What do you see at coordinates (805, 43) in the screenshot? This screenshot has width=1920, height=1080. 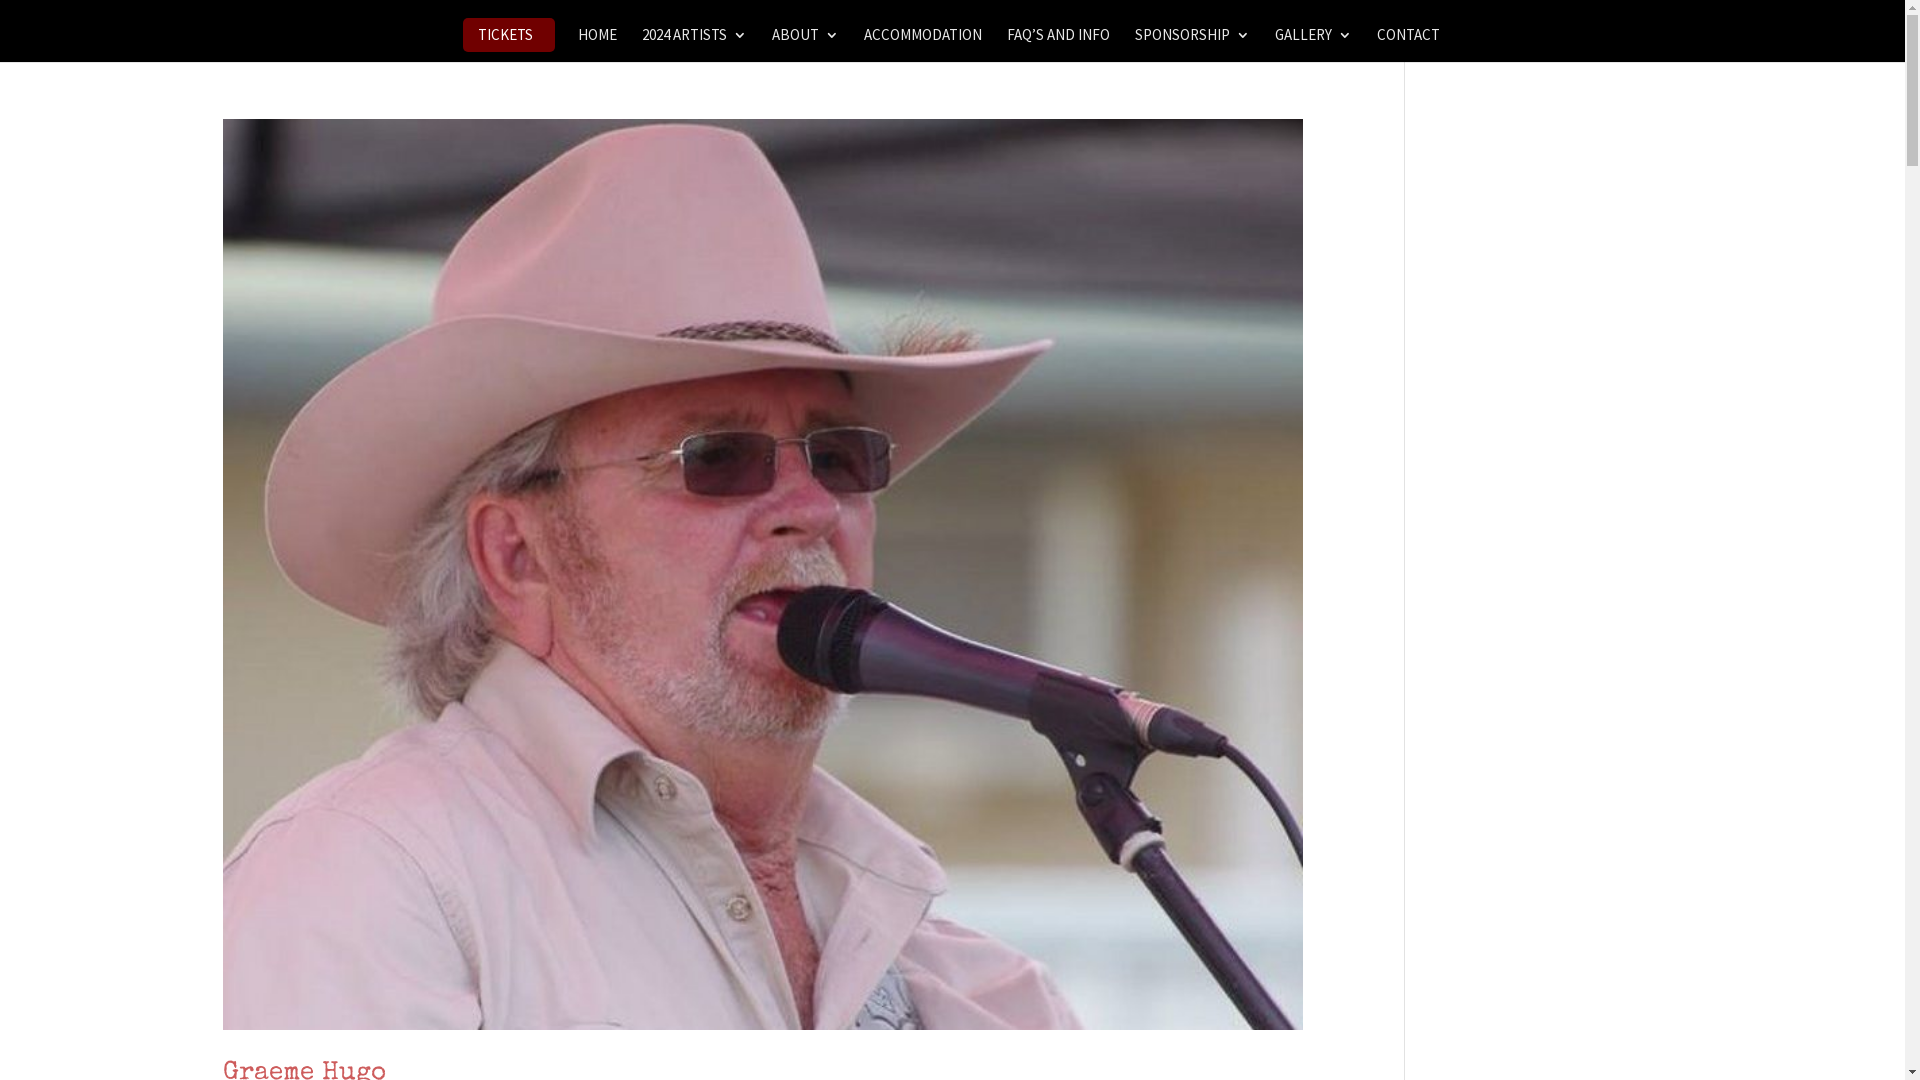 I see `'ABOUT'` at bounding box center [805, 43].